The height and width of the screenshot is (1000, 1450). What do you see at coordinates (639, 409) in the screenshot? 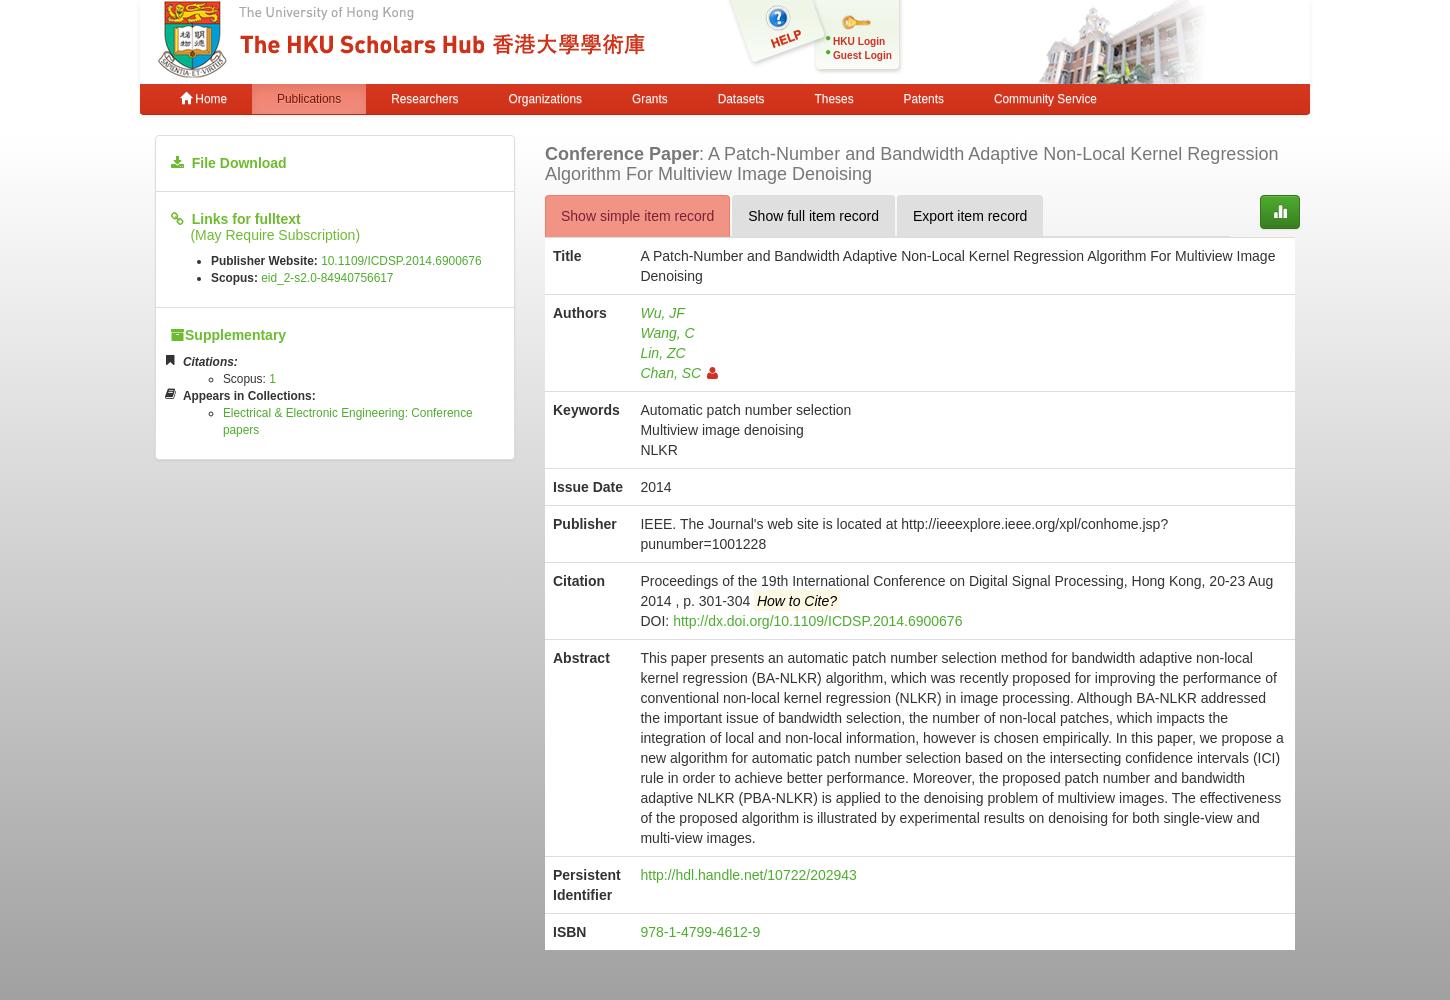
I see `'Automatic patch number selection'` at bounding box center [639, 409].